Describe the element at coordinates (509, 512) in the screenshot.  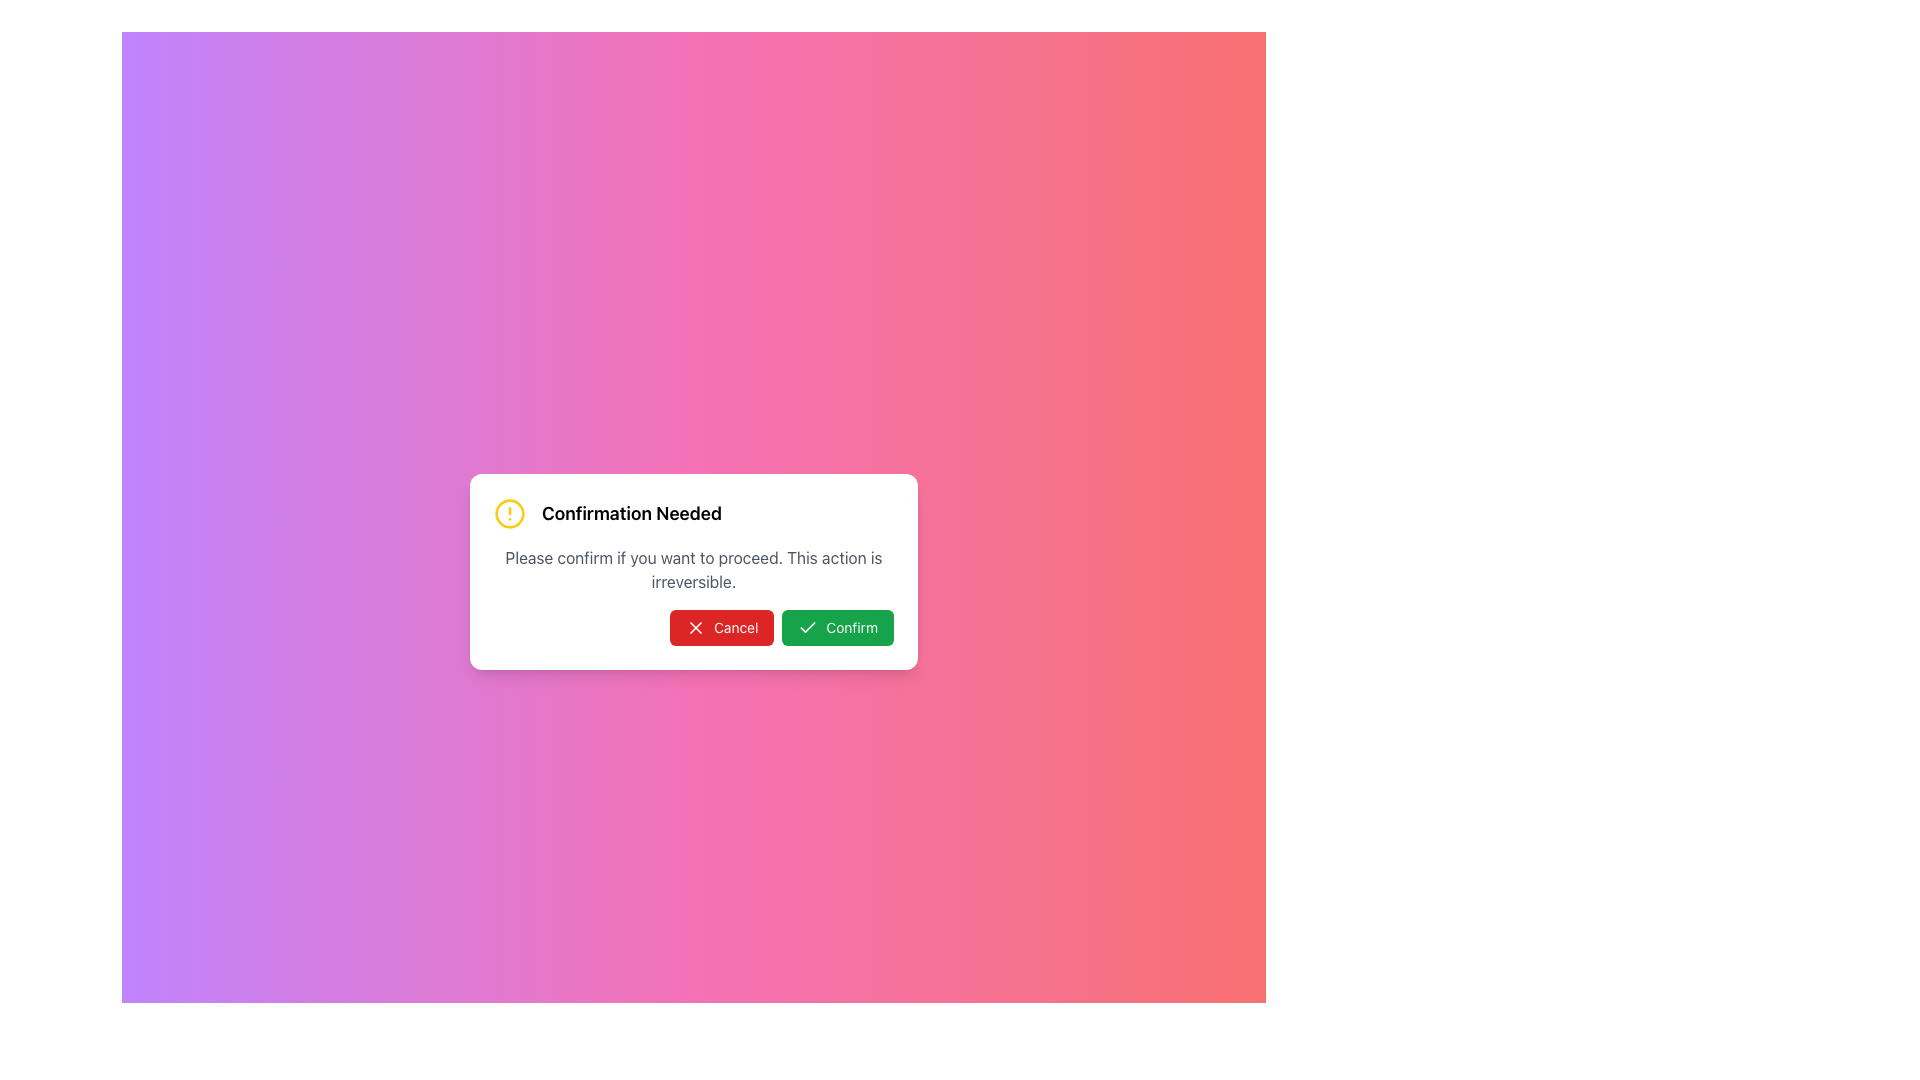
I see `the warning or alert icon located to the left of the text 'Confirmation Needed' at the center top of the overlay modal` at that location.